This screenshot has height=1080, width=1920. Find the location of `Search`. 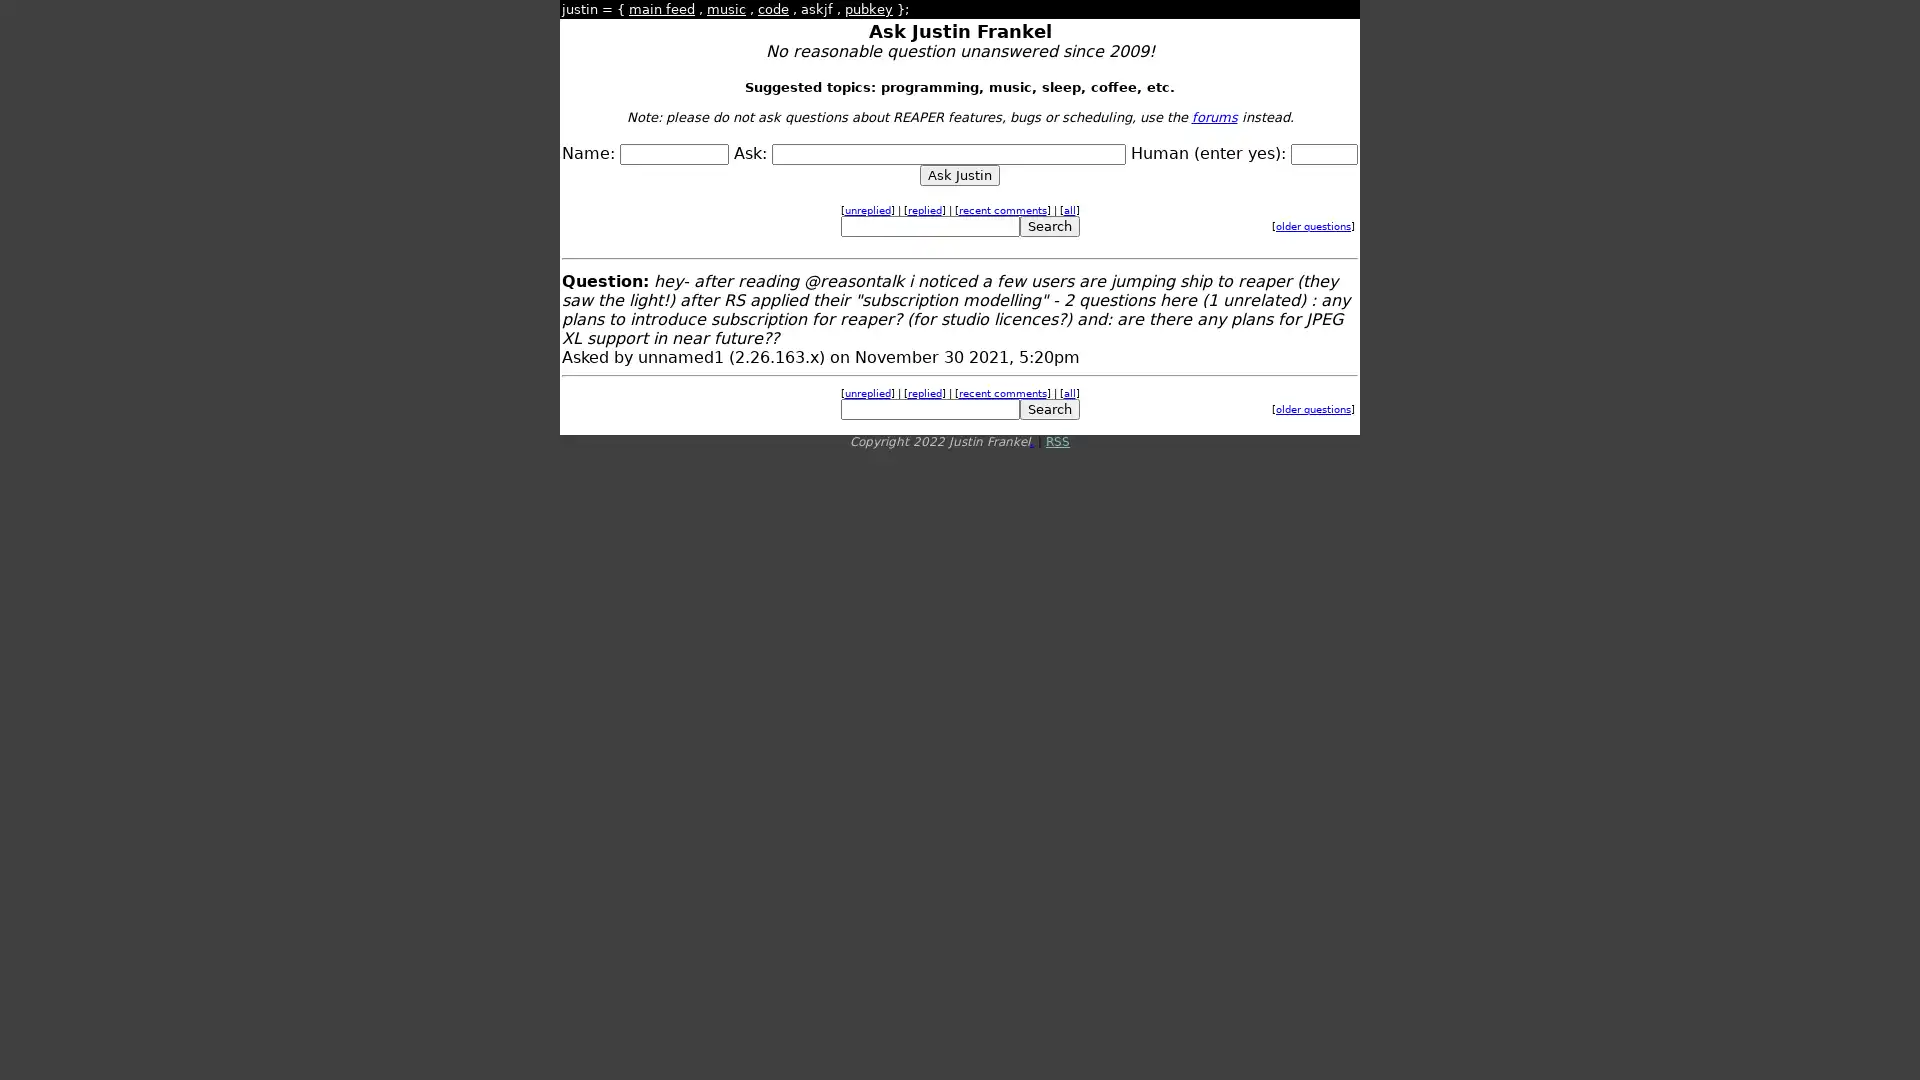

Search is located at coordinates (1048, 225).